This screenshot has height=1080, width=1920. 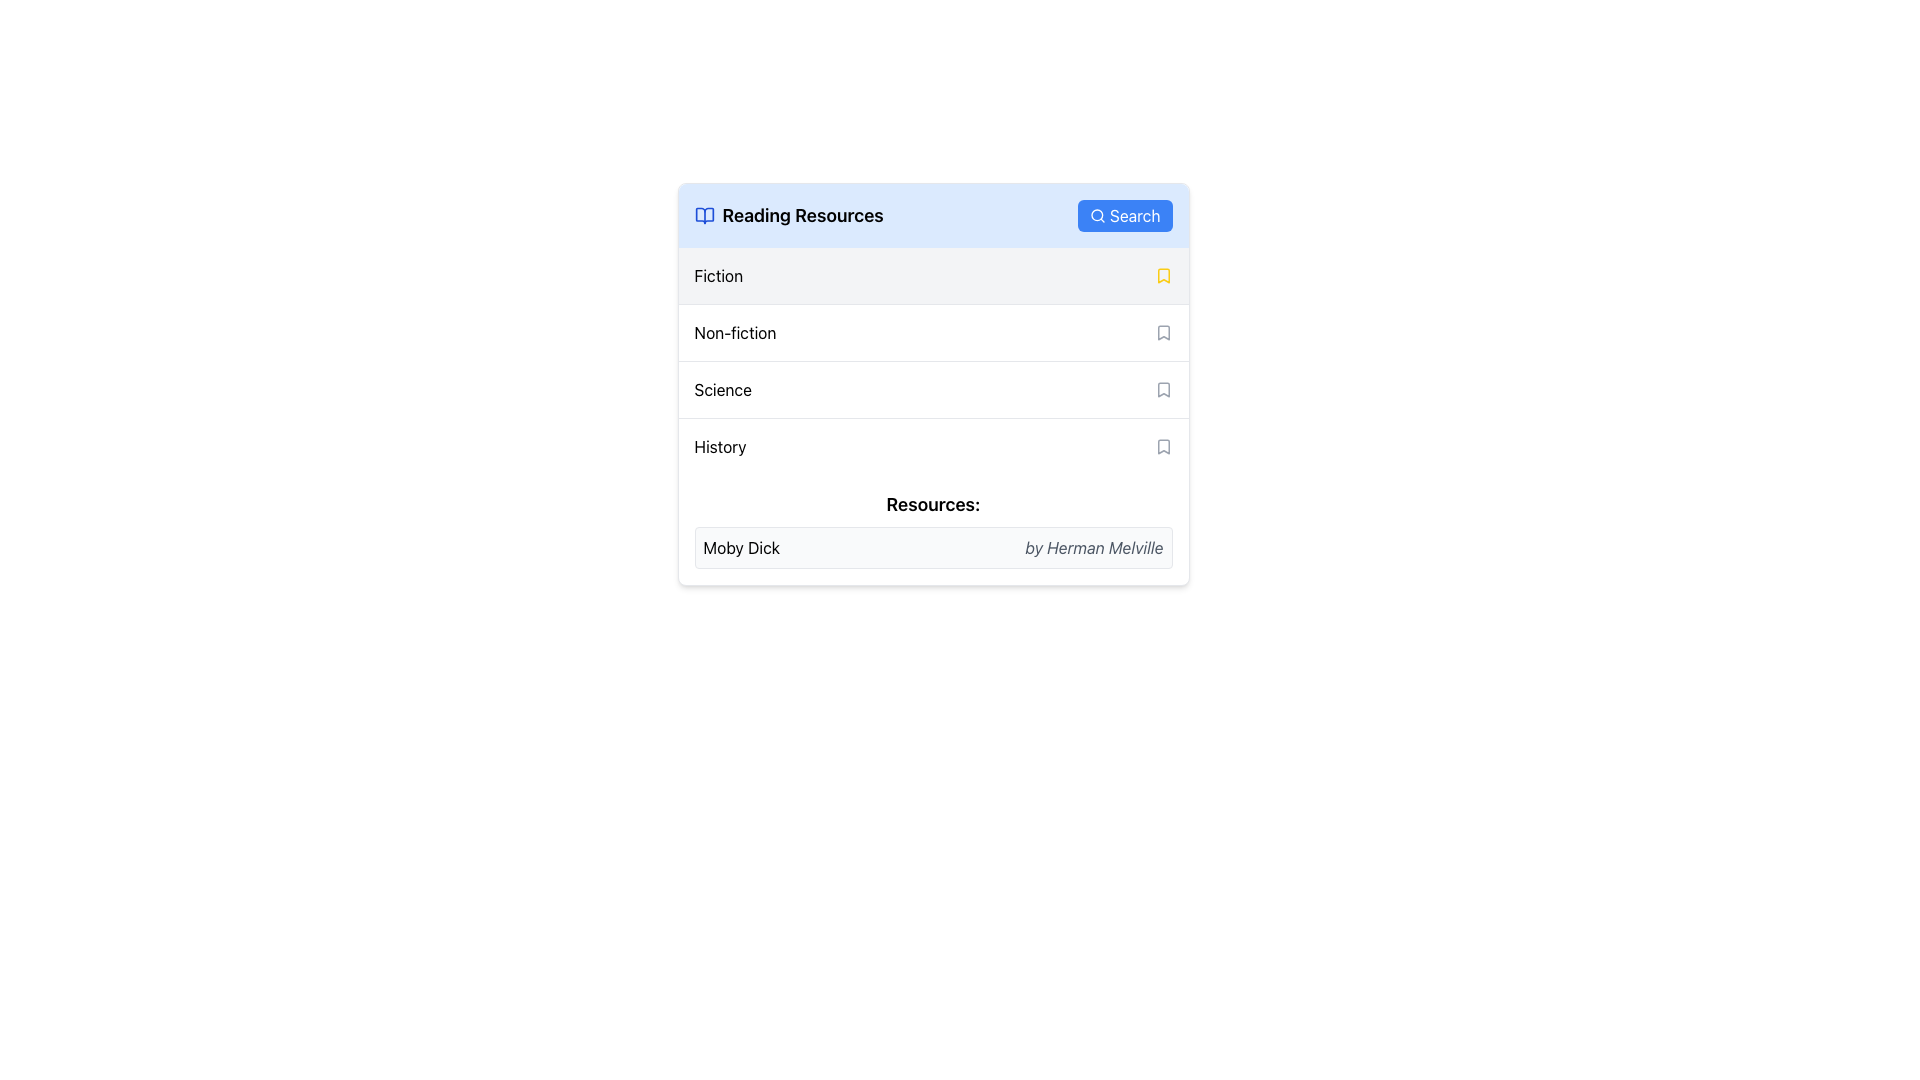 I want to click on the third list item labeled 'Science' in the 'Reading Resources' section to trigger a highlight or tooltip, so click(x=932, y=361).